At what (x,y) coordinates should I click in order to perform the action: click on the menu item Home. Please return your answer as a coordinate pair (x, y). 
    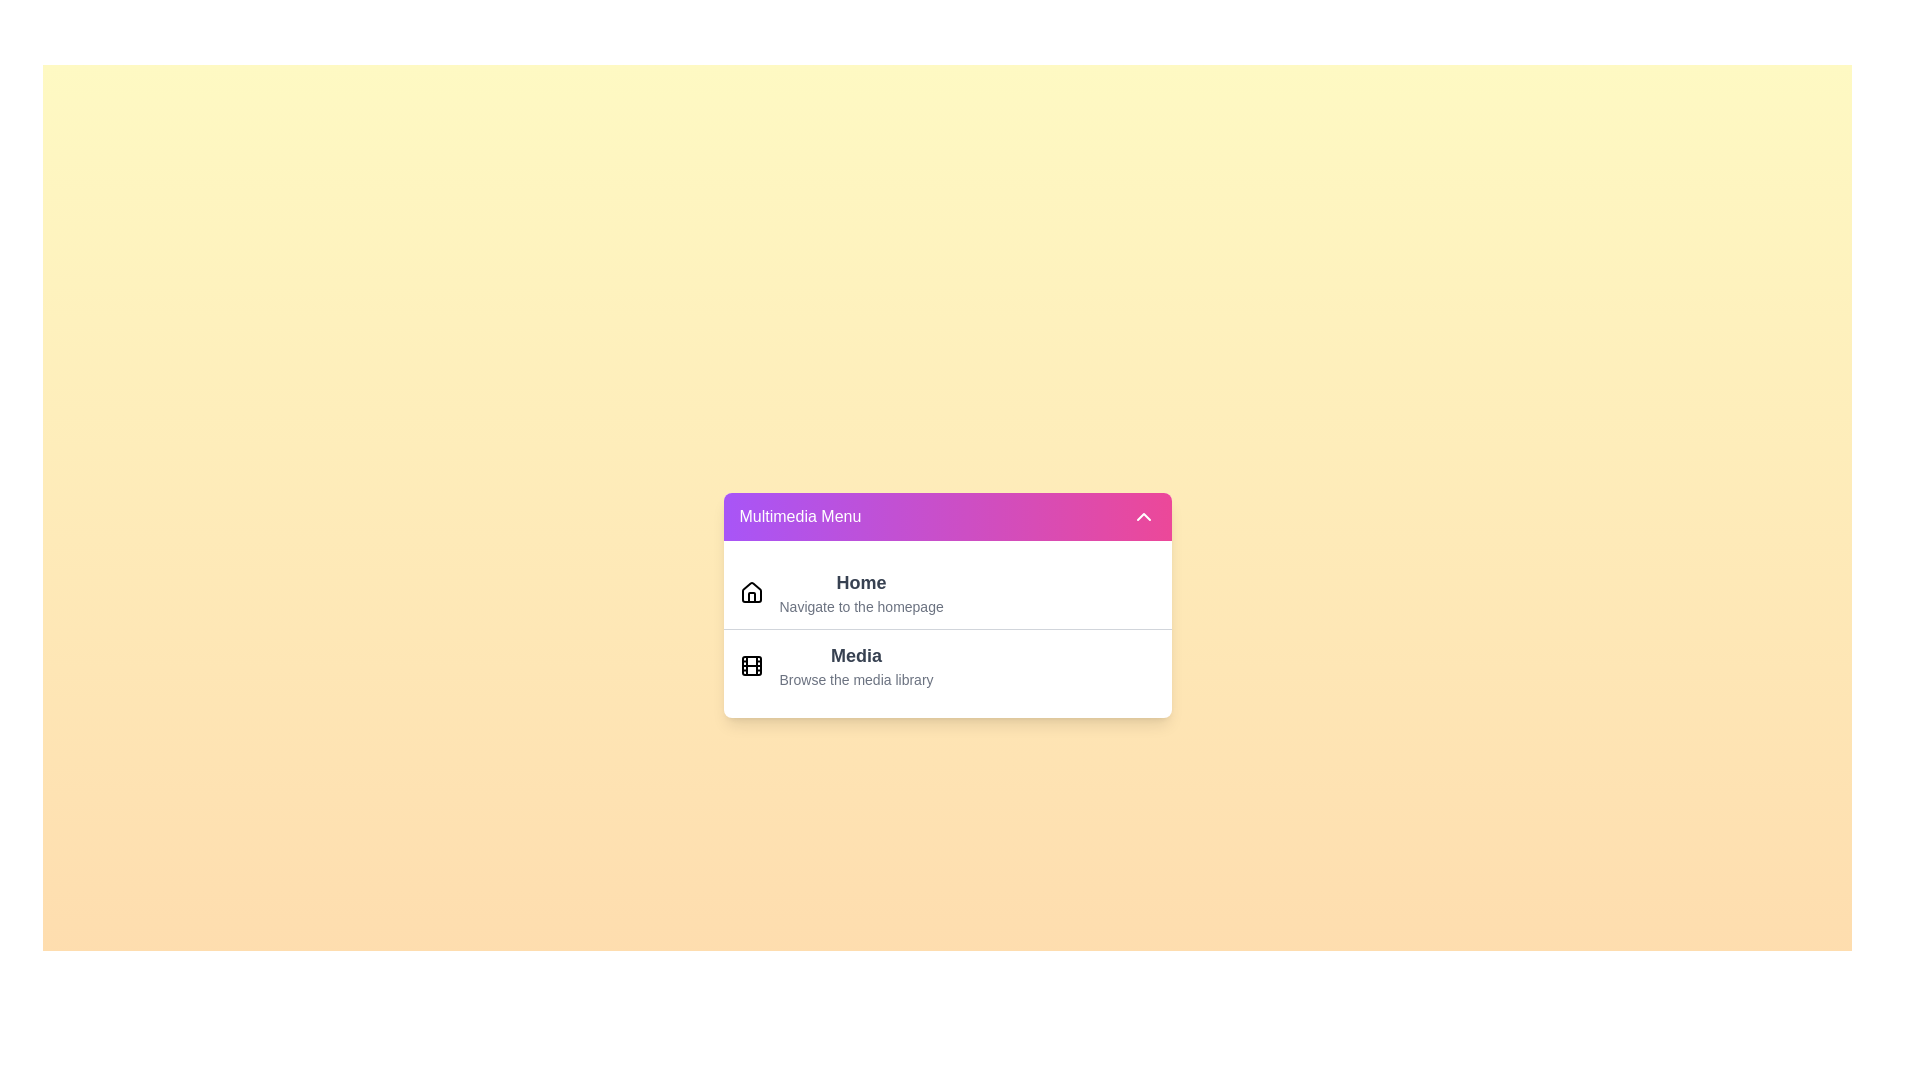
    Looking at the image, I should click on (861, 591).